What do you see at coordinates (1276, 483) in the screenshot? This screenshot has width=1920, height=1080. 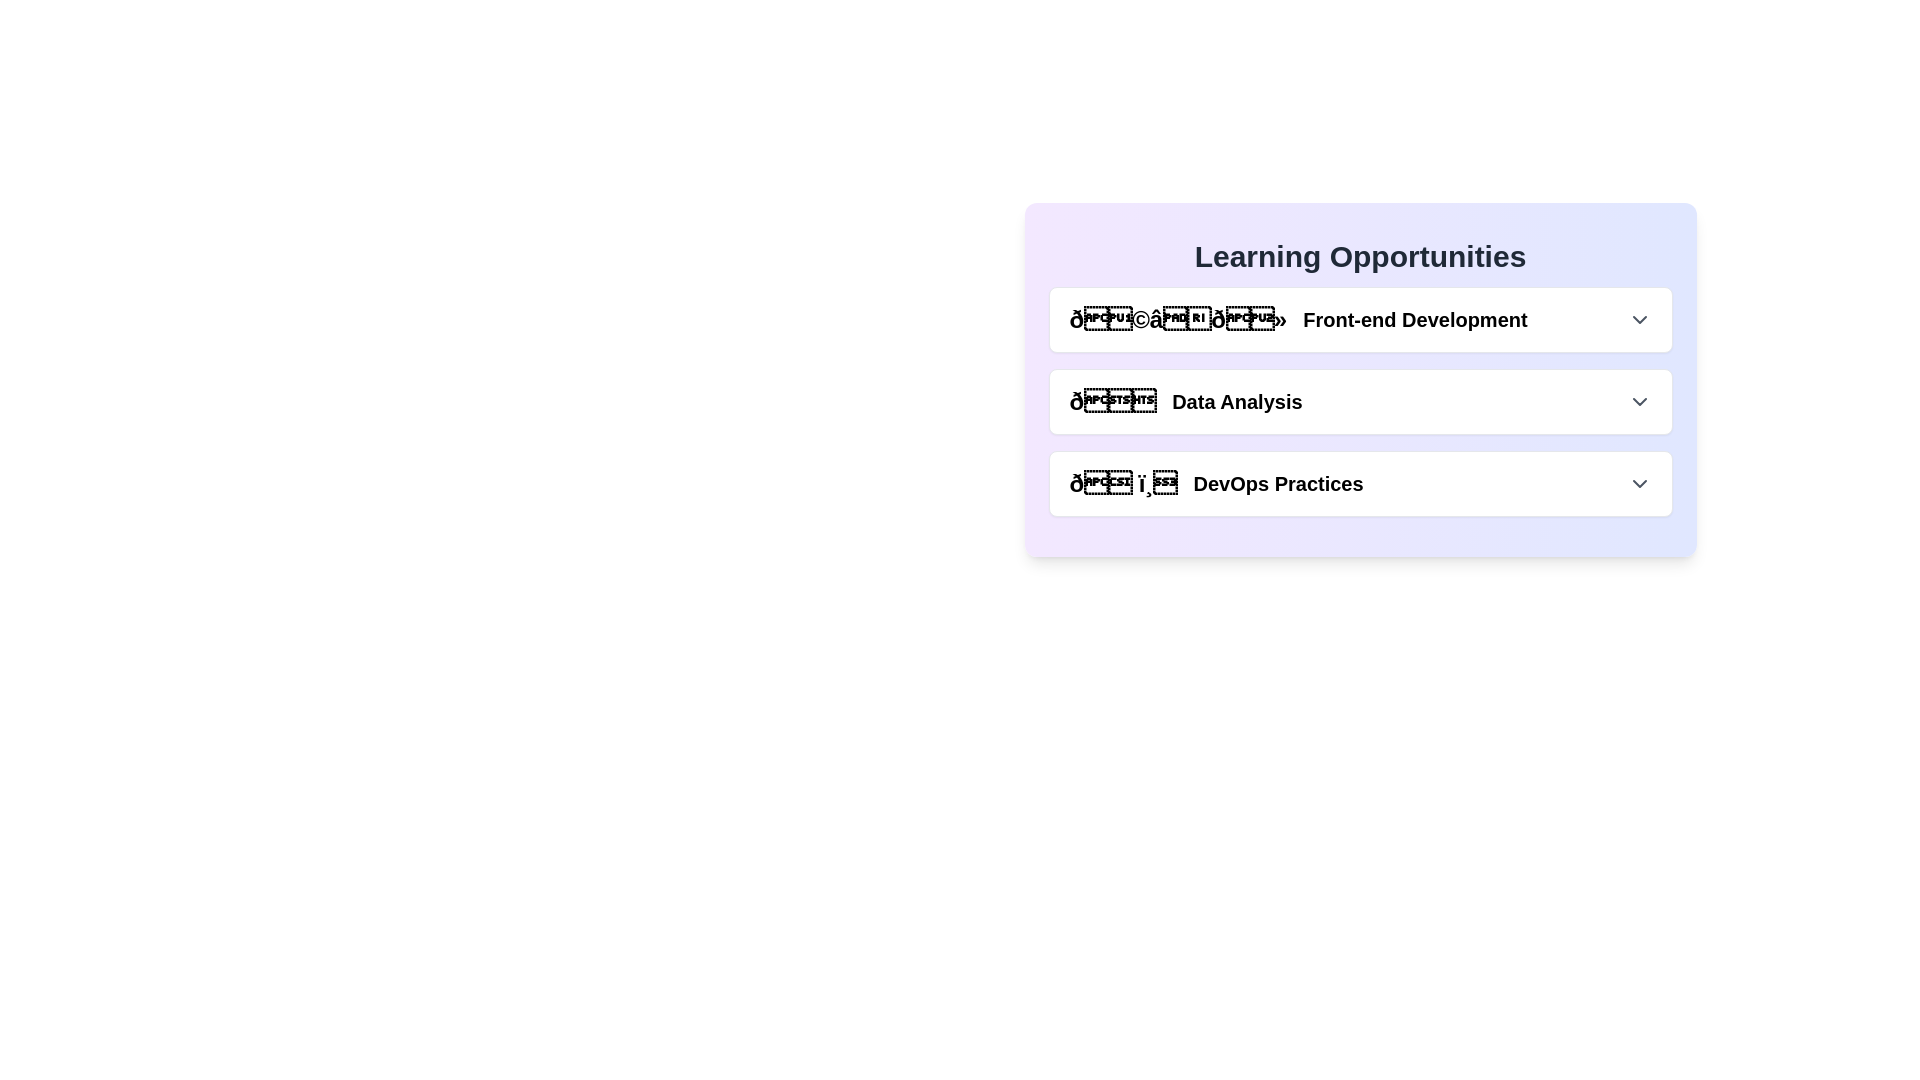 I see `the text label for the DevOps Practices category located in the 'Learning Opportunities' section` at bounding box center [1276, 483].